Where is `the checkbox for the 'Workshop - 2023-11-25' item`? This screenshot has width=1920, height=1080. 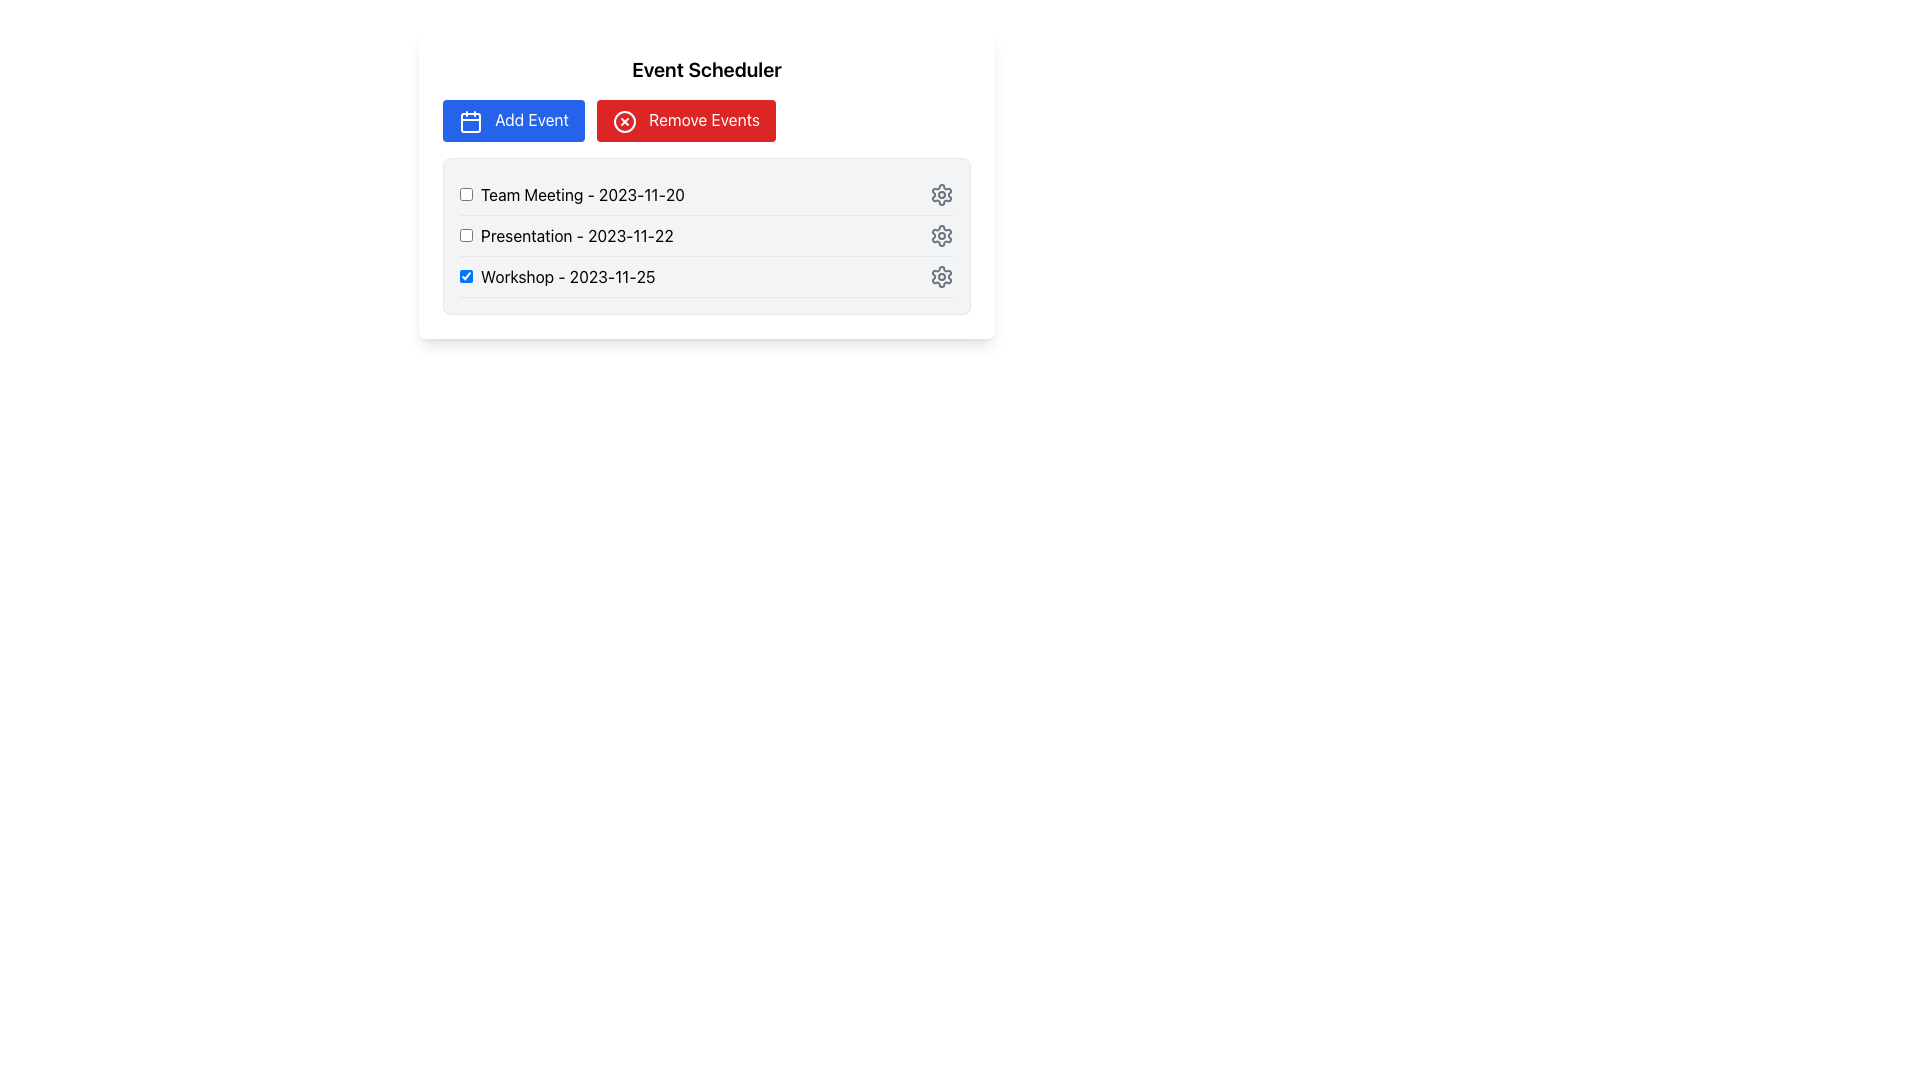 the checkbox for the 'Workshop - 2023-11-25' item is located at coordinates (465, 276).